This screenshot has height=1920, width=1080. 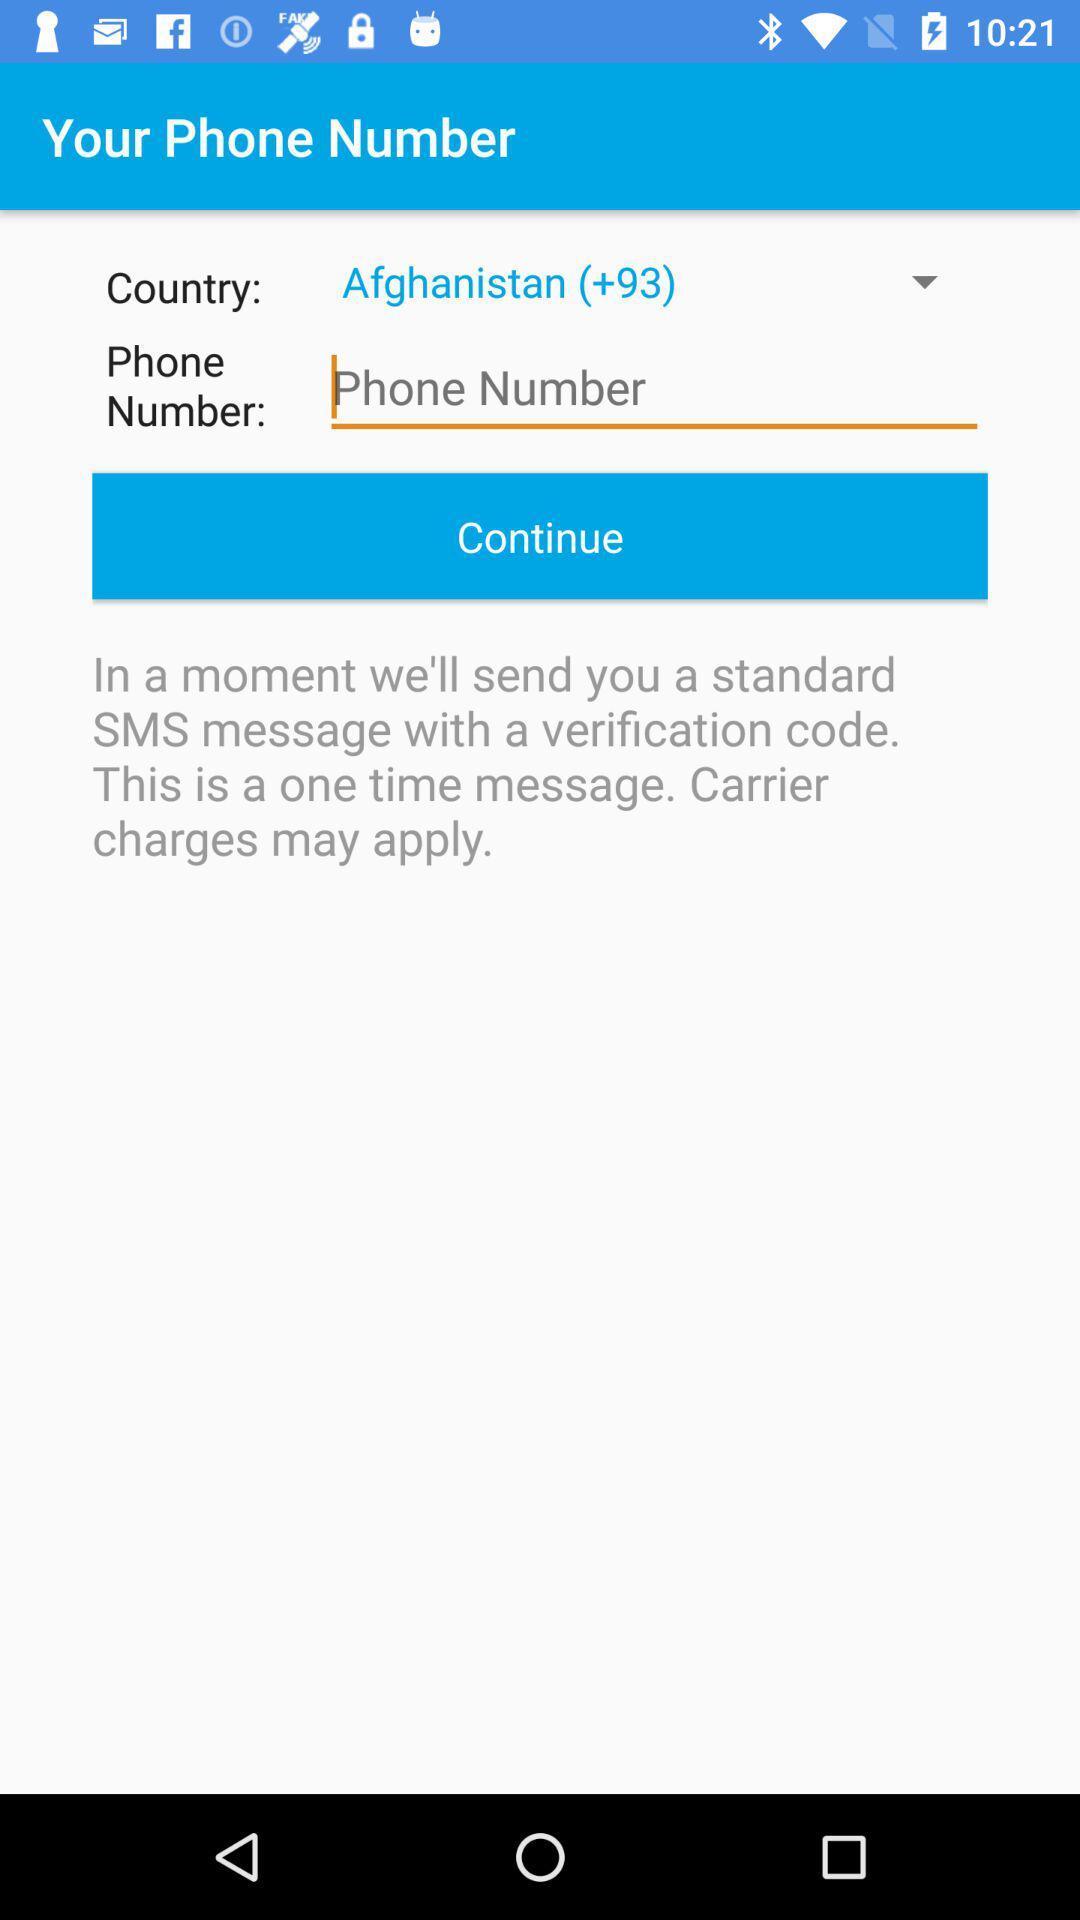 I want to click on your phone number here, so click(x=654, y=387).